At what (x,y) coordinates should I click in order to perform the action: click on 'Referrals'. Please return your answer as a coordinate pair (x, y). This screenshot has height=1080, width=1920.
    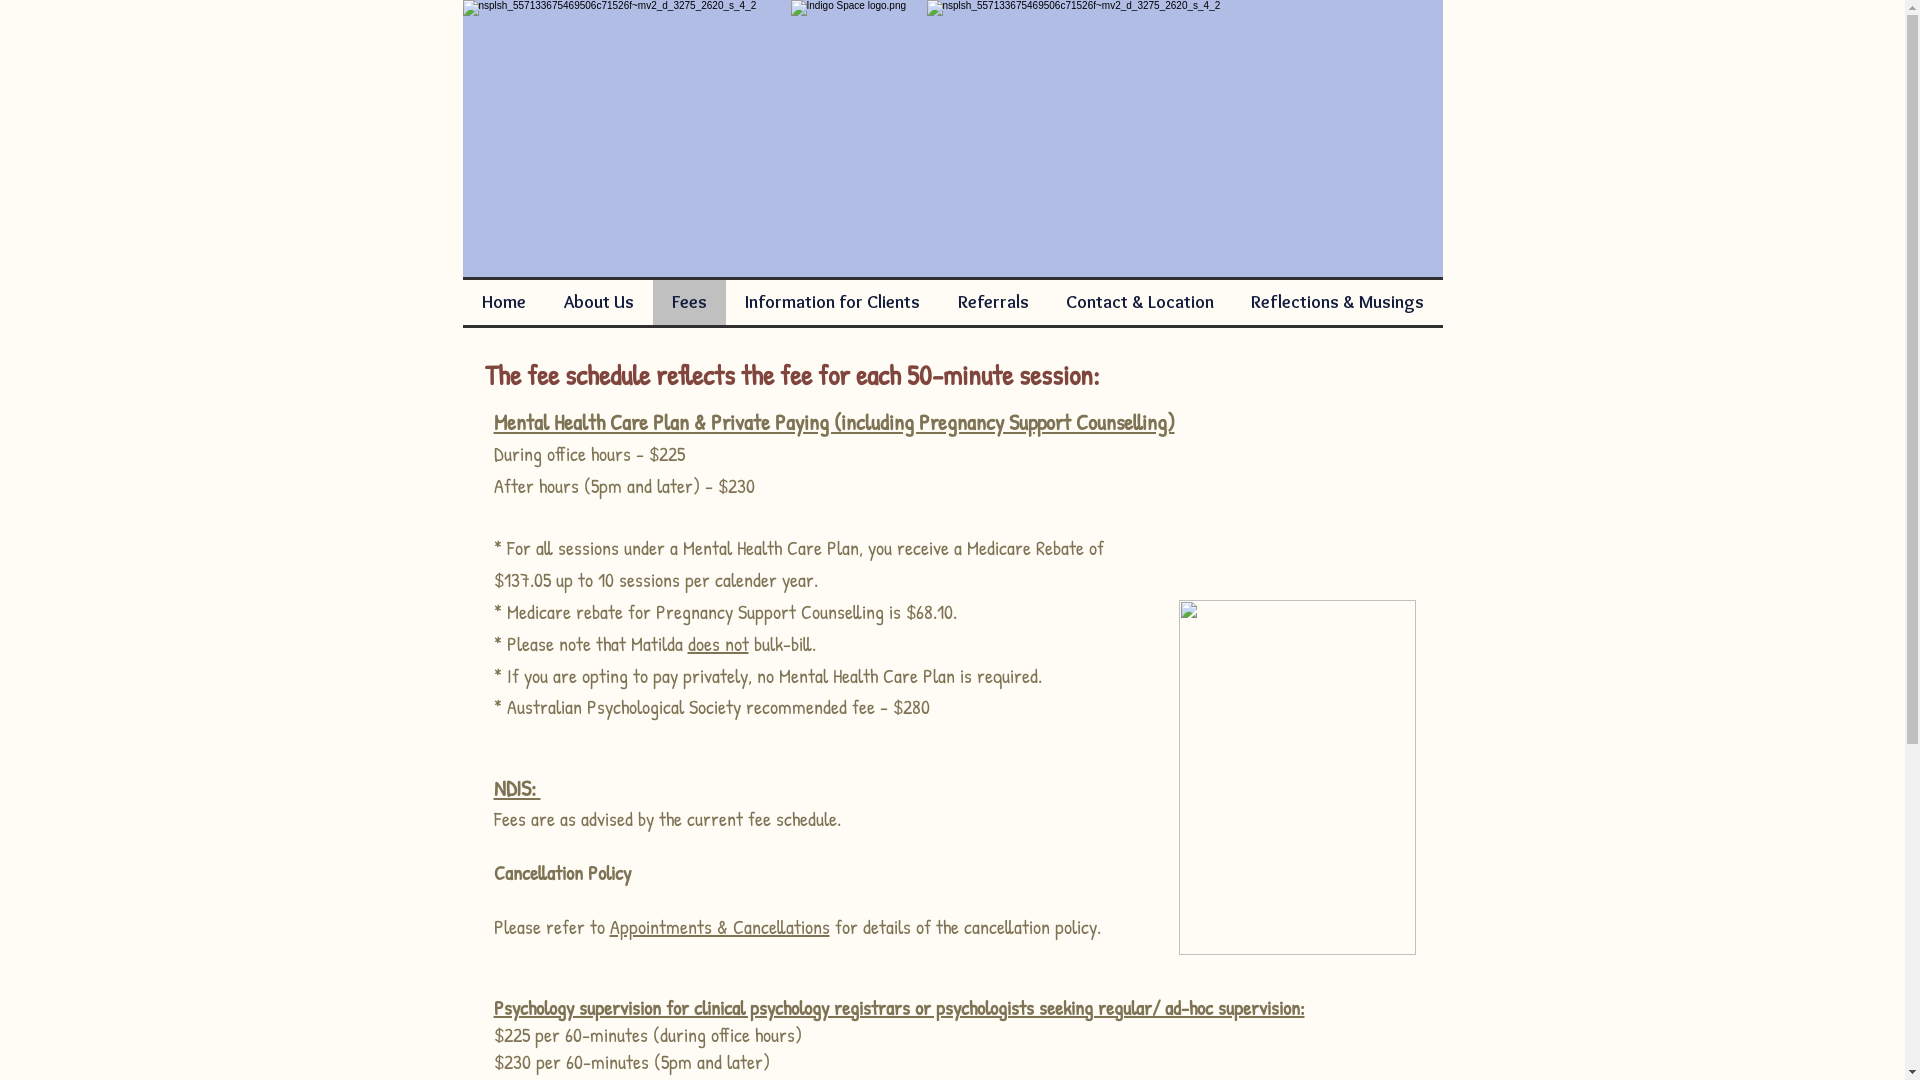
    Looking at the image, I should click on (992, 302).